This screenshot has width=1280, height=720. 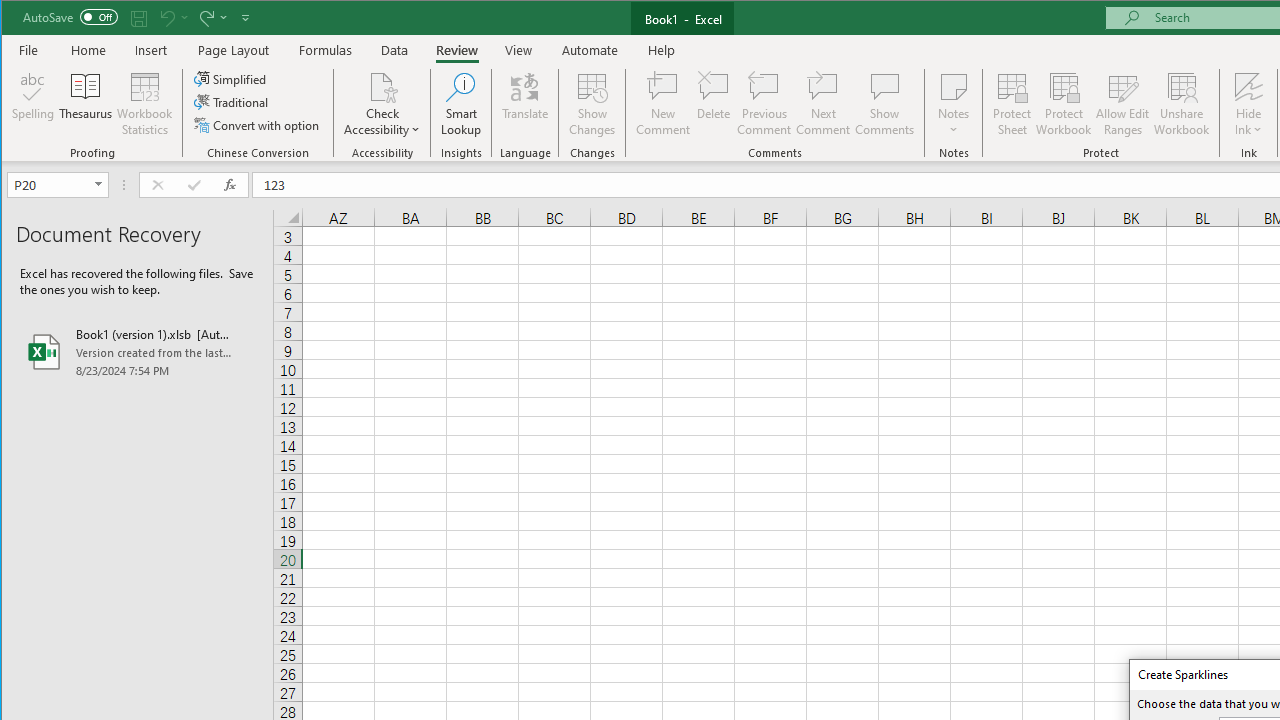 What do you see at coordinates (883, 104) in the screenshot?
I see `'Show Comments'` at bounding box center [883, 104].